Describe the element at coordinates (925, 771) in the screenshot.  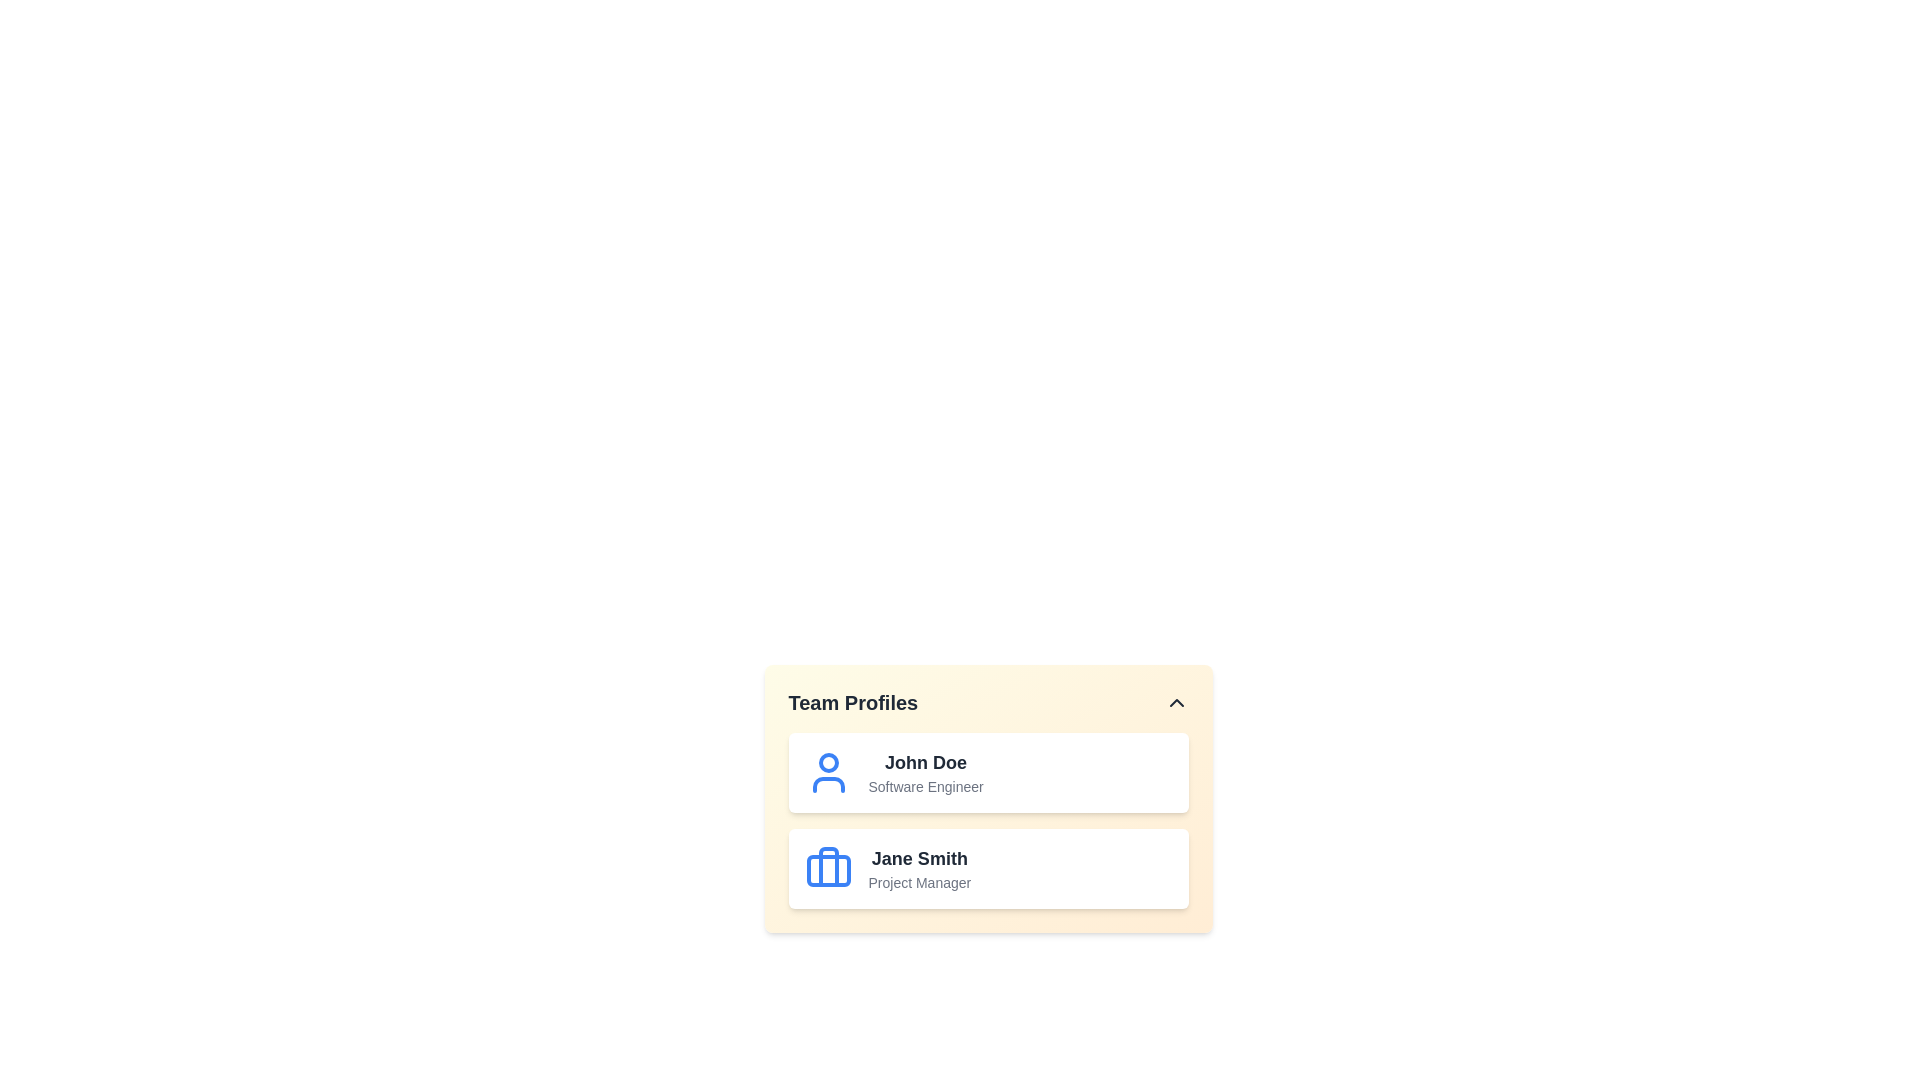
I see `information displayed in the text element that shows the name 'John Doe' and the job title 'Software Engineer' within the white card under the 'Team Profiles' header` at that location.